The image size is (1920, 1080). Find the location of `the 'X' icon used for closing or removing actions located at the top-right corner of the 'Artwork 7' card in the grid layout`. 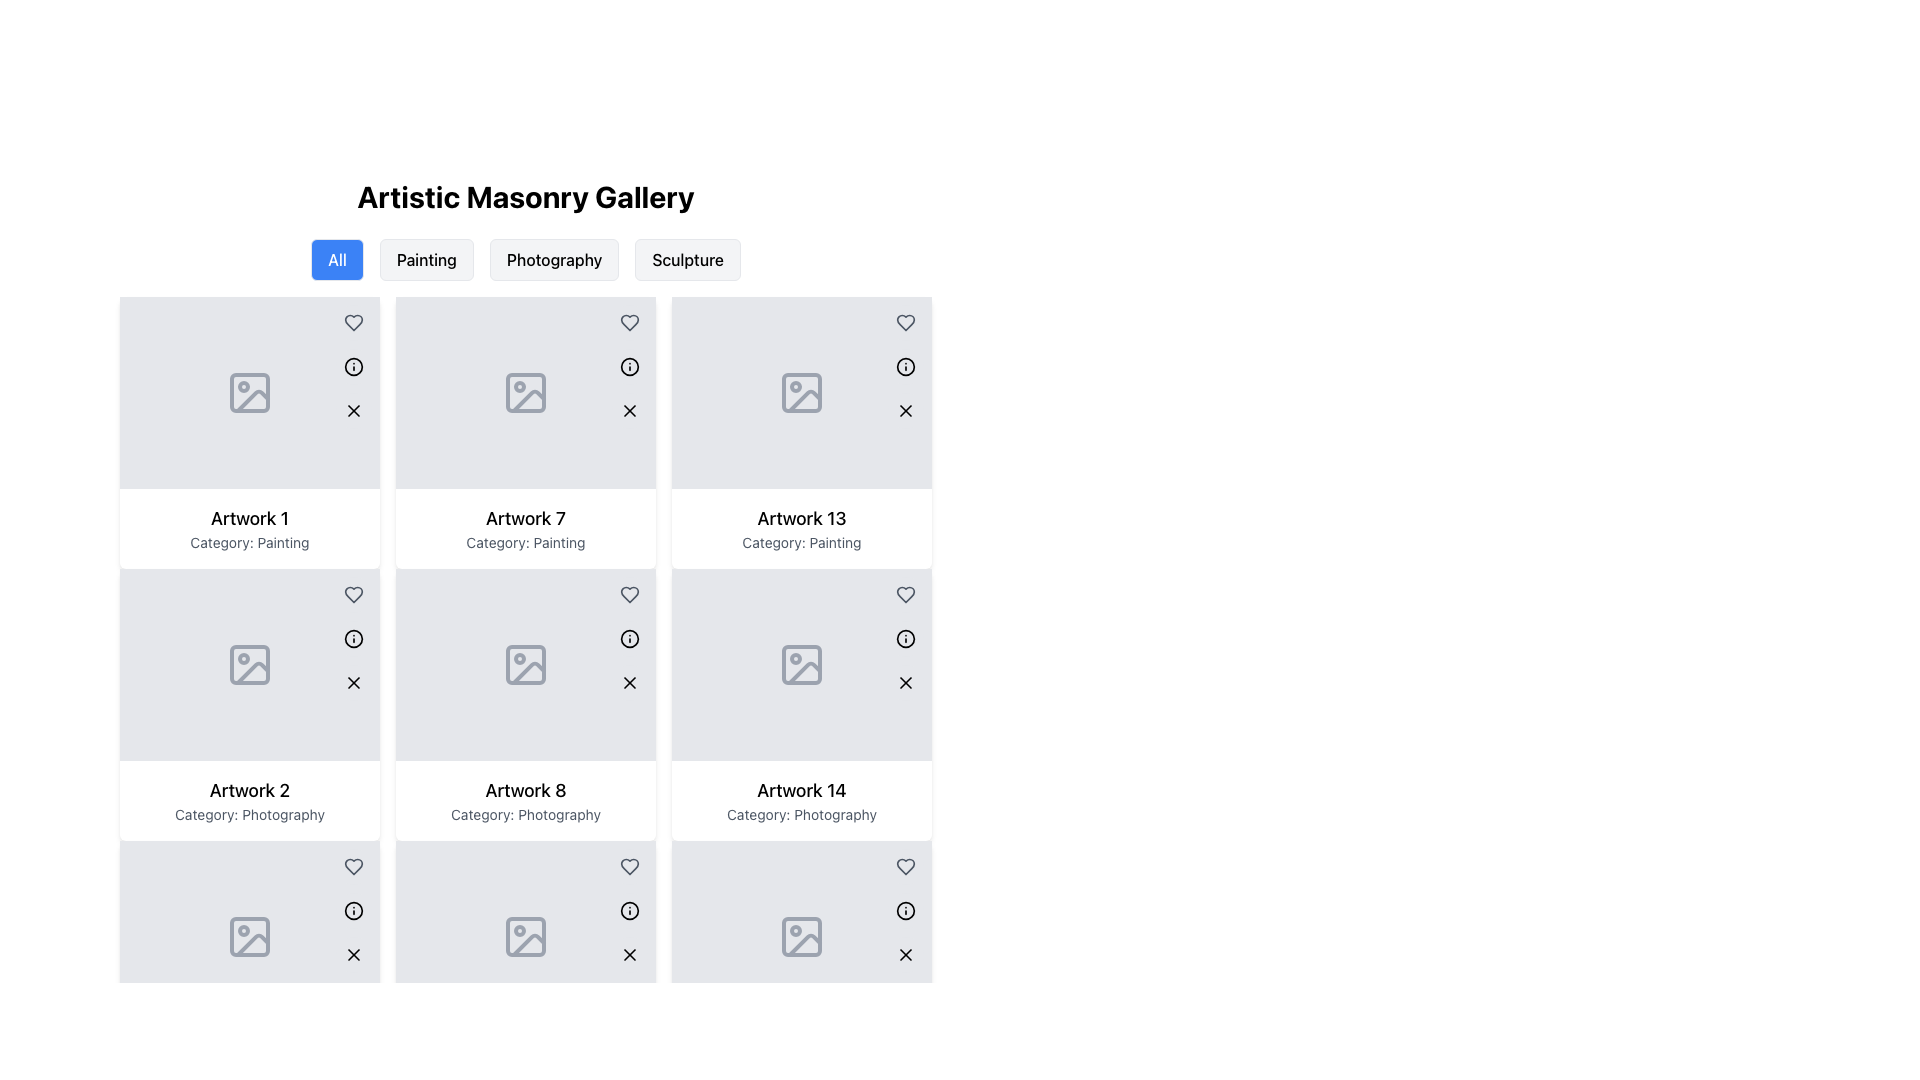

the 'X' icon used for closing or removing actions located at the top-right corner of the 'Artwork 7' card in the grid layout is located at coordinates (628, 410).